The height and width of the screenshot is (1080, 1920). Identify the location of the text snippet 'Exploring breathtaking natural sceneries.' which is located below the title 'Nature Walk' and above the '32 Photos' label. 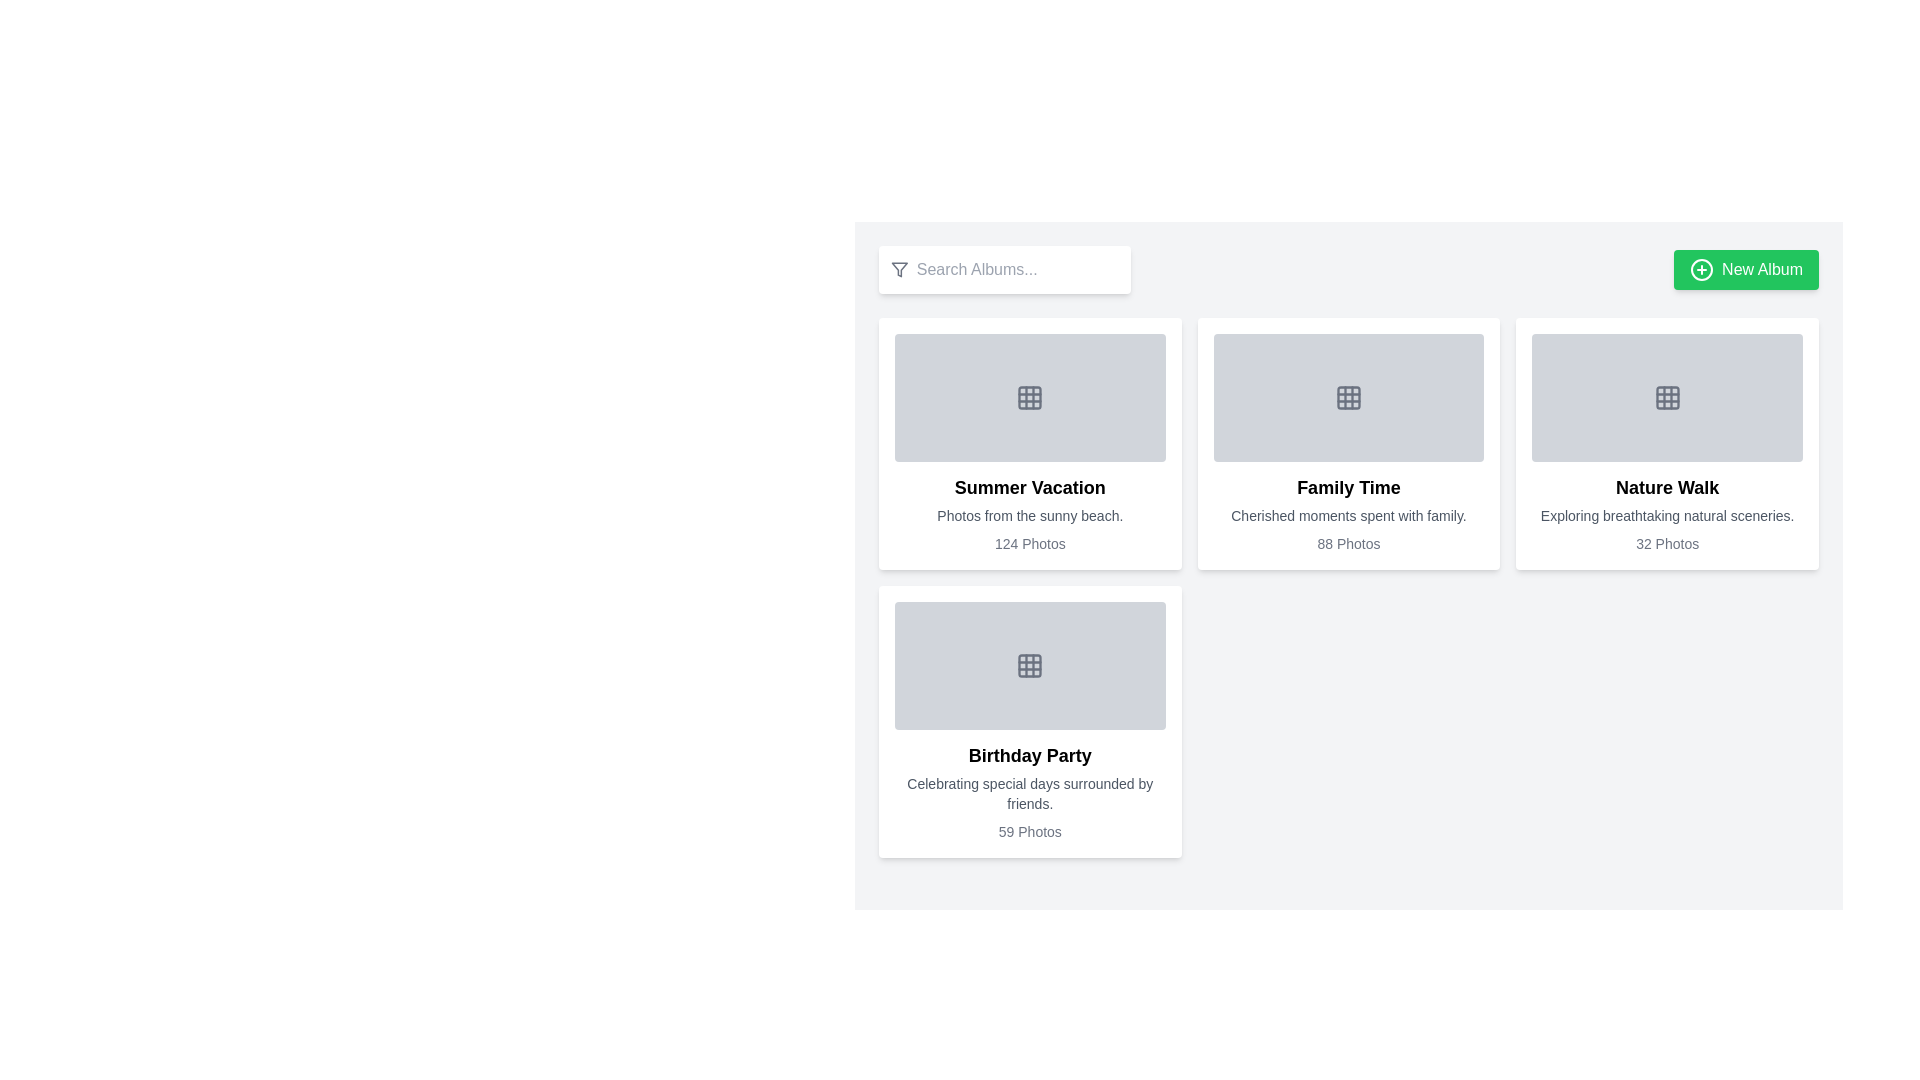
(1667, 515).